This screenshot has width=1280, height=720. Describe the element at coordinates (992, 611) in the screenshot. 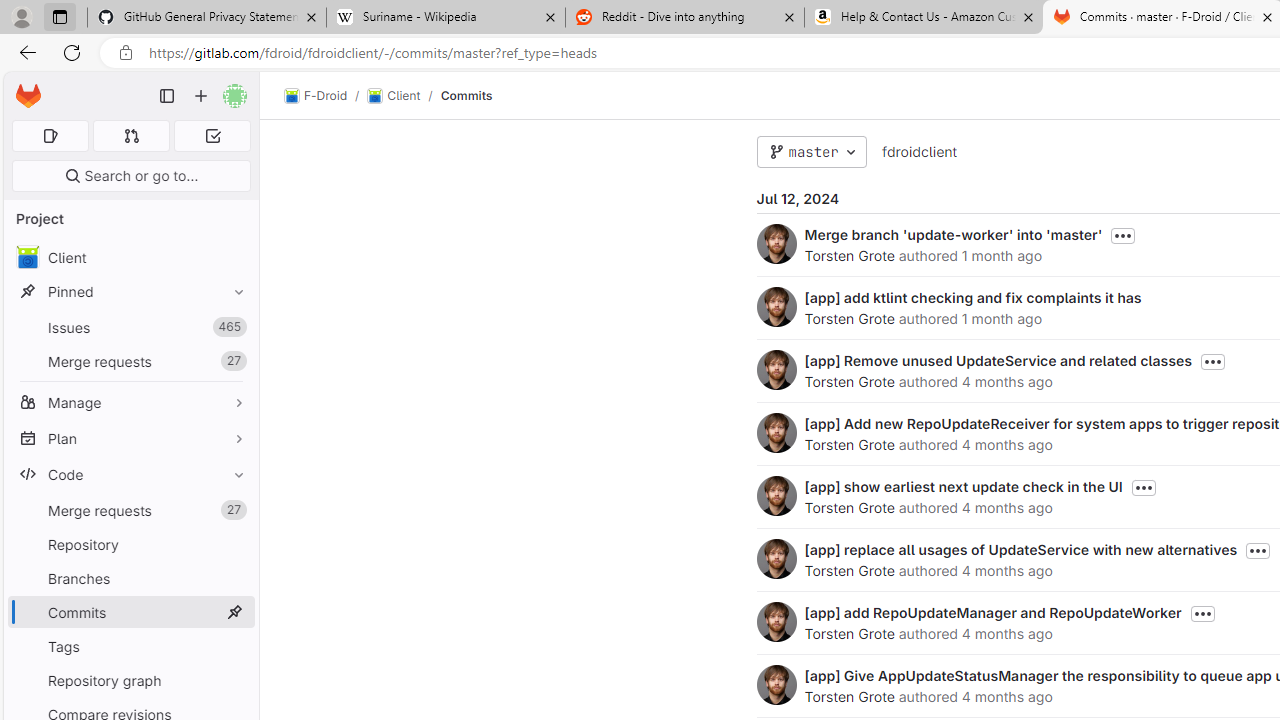

I see `'[app] add RepoUpdateManager and RepoUpdateWorker'` at that location.